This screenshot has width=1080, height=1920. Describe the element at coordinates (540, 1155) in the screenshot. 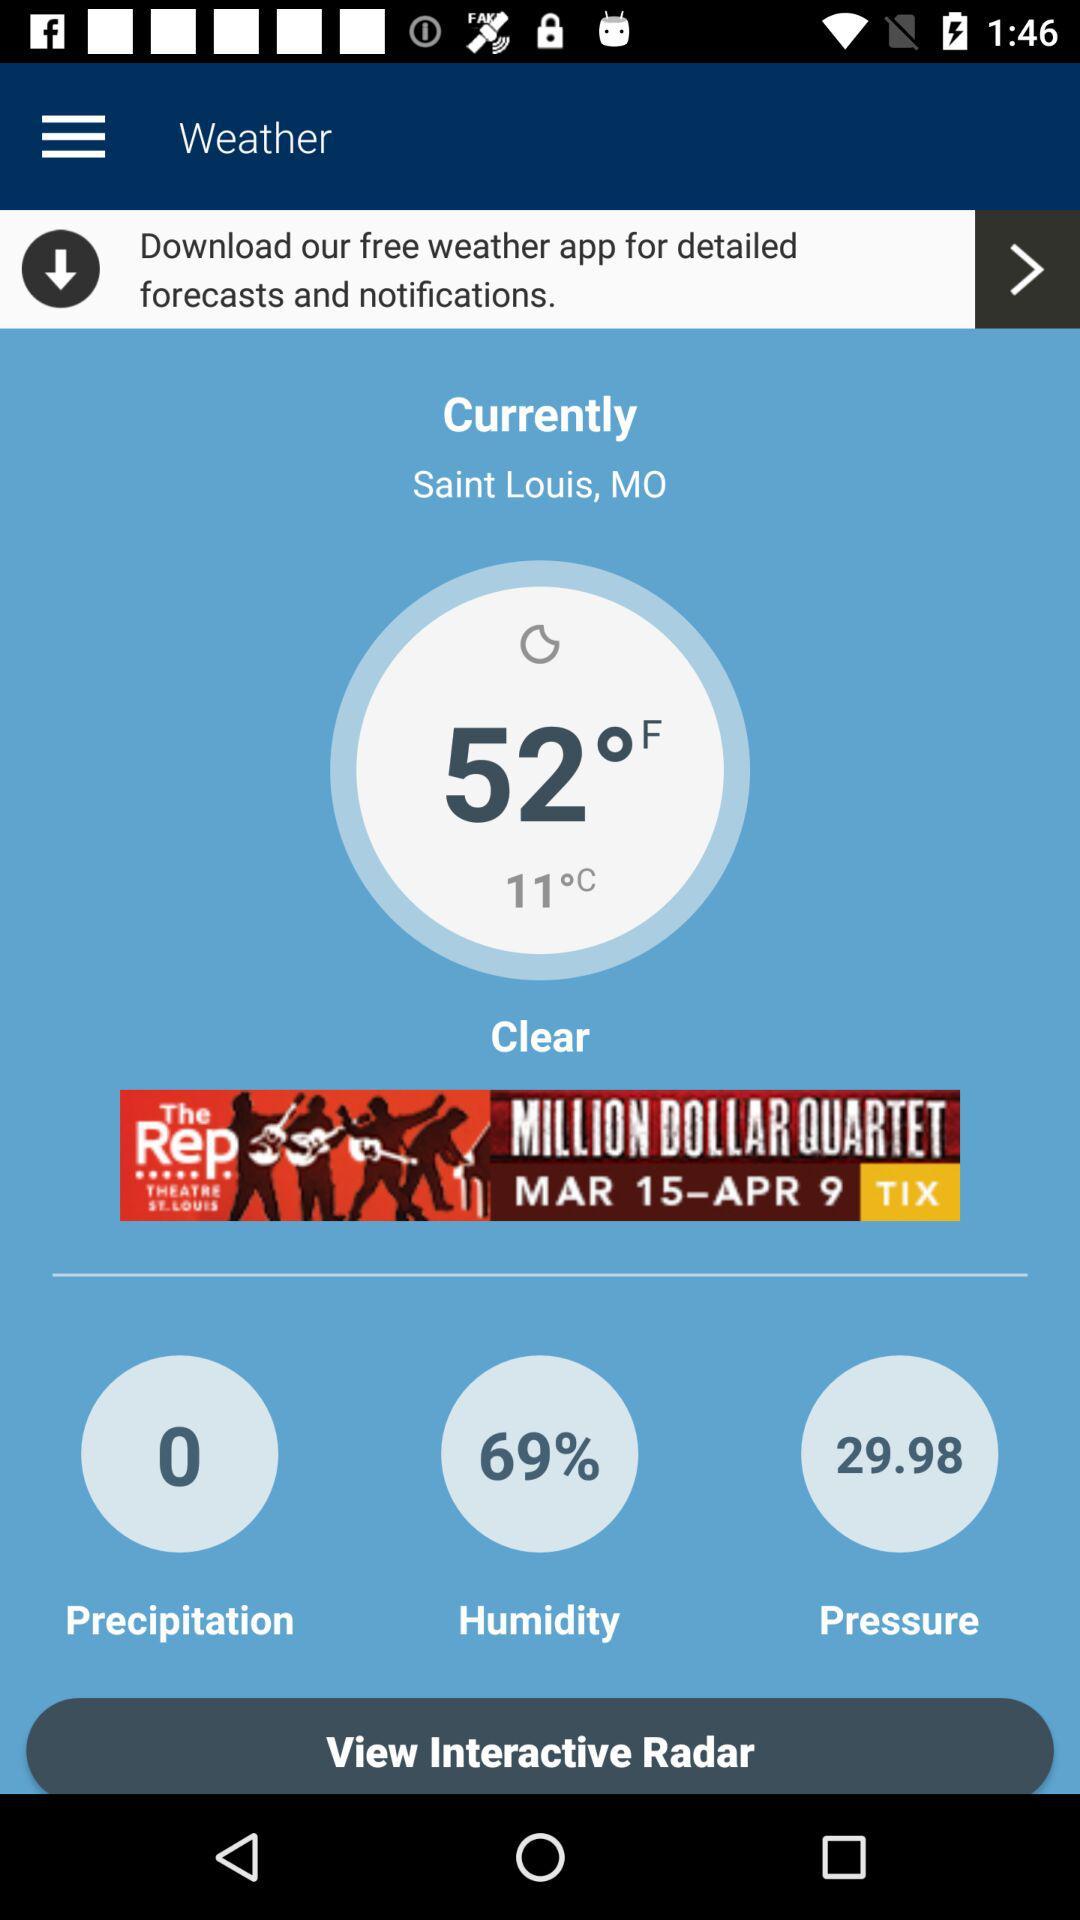

I see `click on advertisement` at that location.